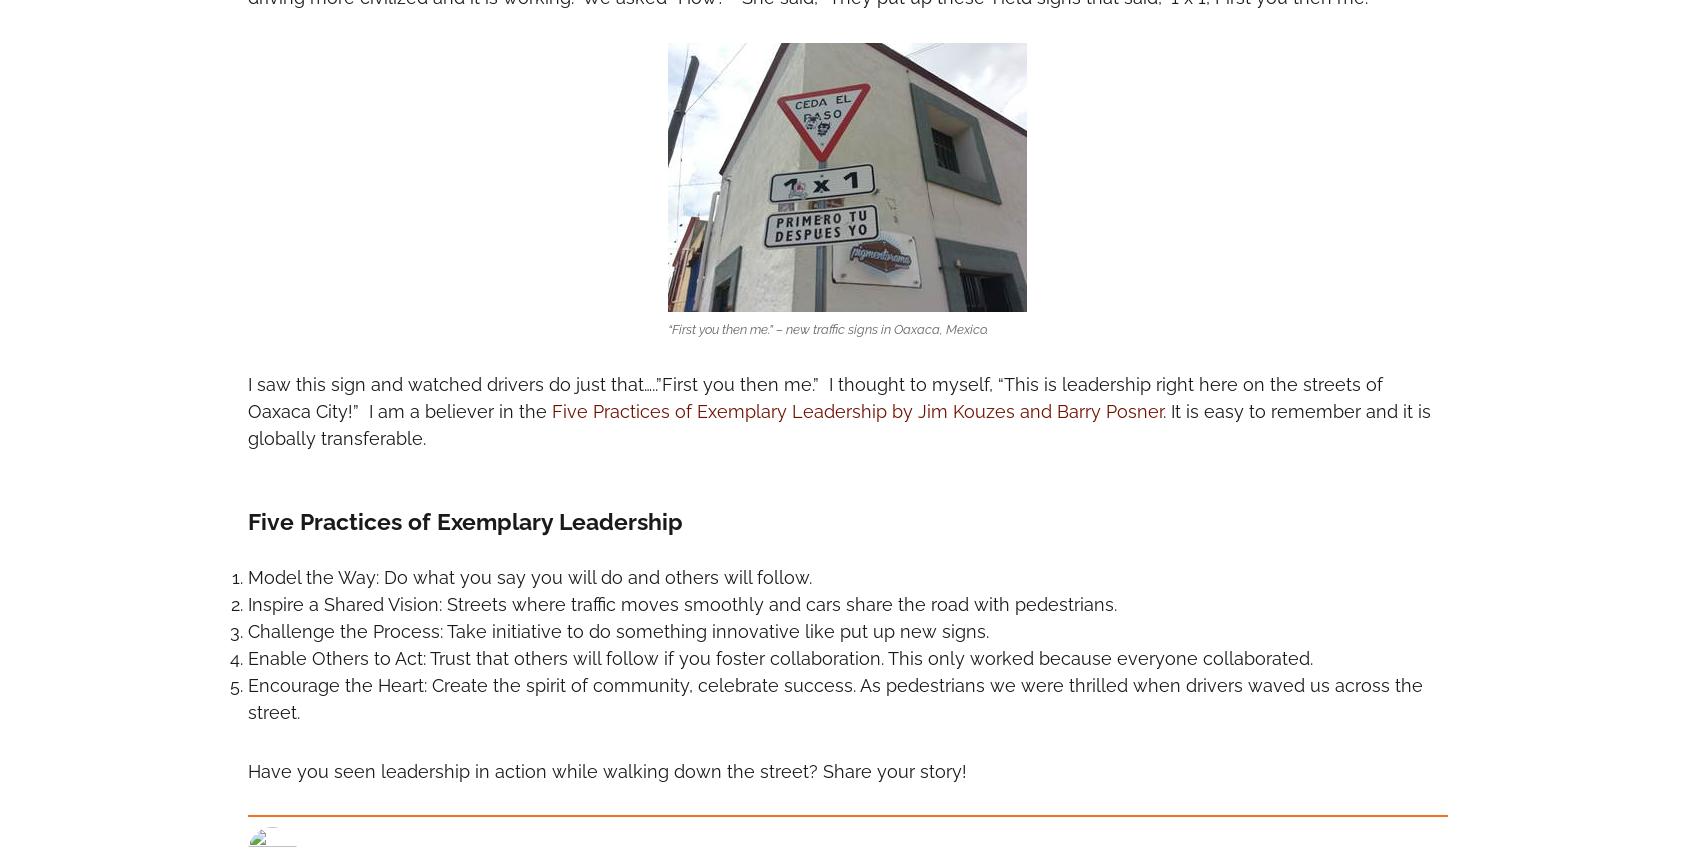  What do you see at coordinates (814, 397) in the screenshot?
I see `'I saw this sign and watched drivers do just that…..”First you then me.”  I thought to myself, “This is leadership right here on the streets of Oaxaca City!”  I am a believer in the'` at bounding box center [814, 397].